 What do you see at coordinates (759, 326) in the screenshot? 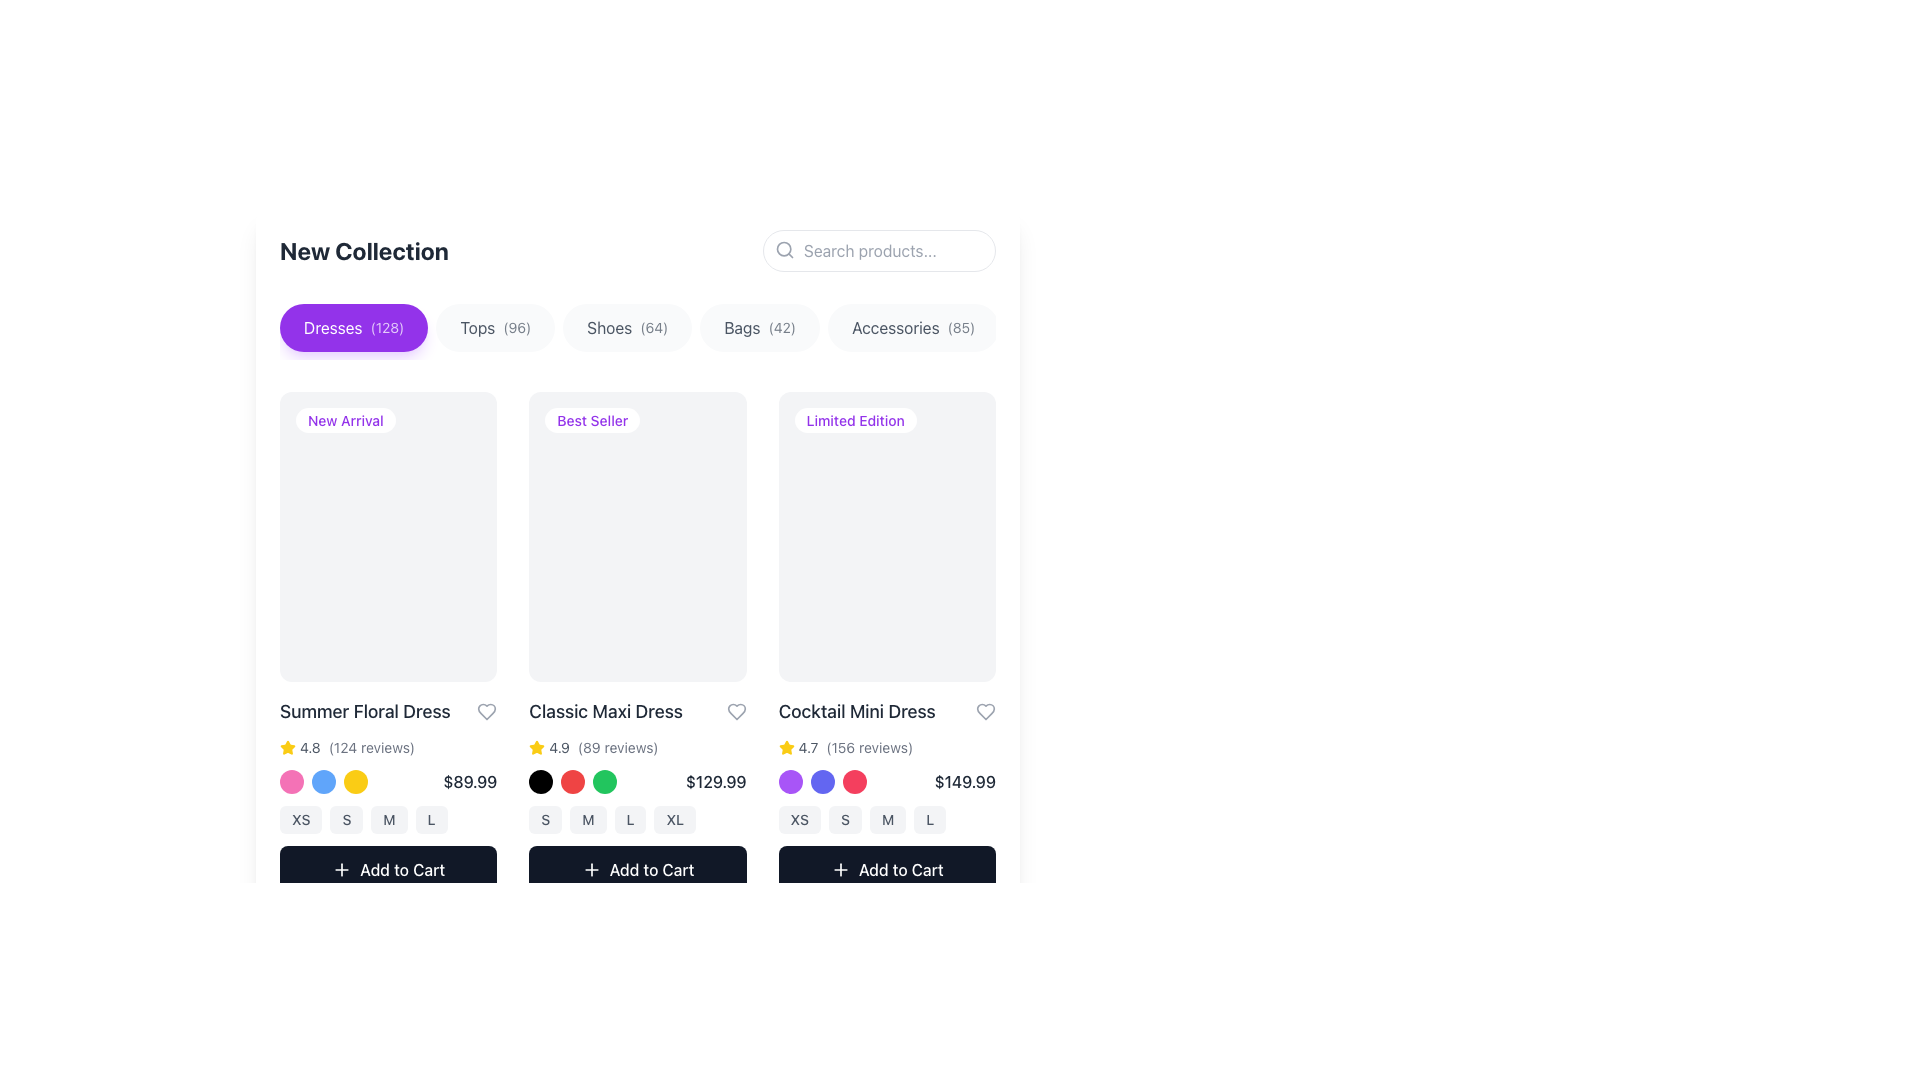
I see `the 'Bags(42)' button, which is the fourth button in a horizontal list of category filters, to filter the 'Bags' category` at bounding box center [759, 326].